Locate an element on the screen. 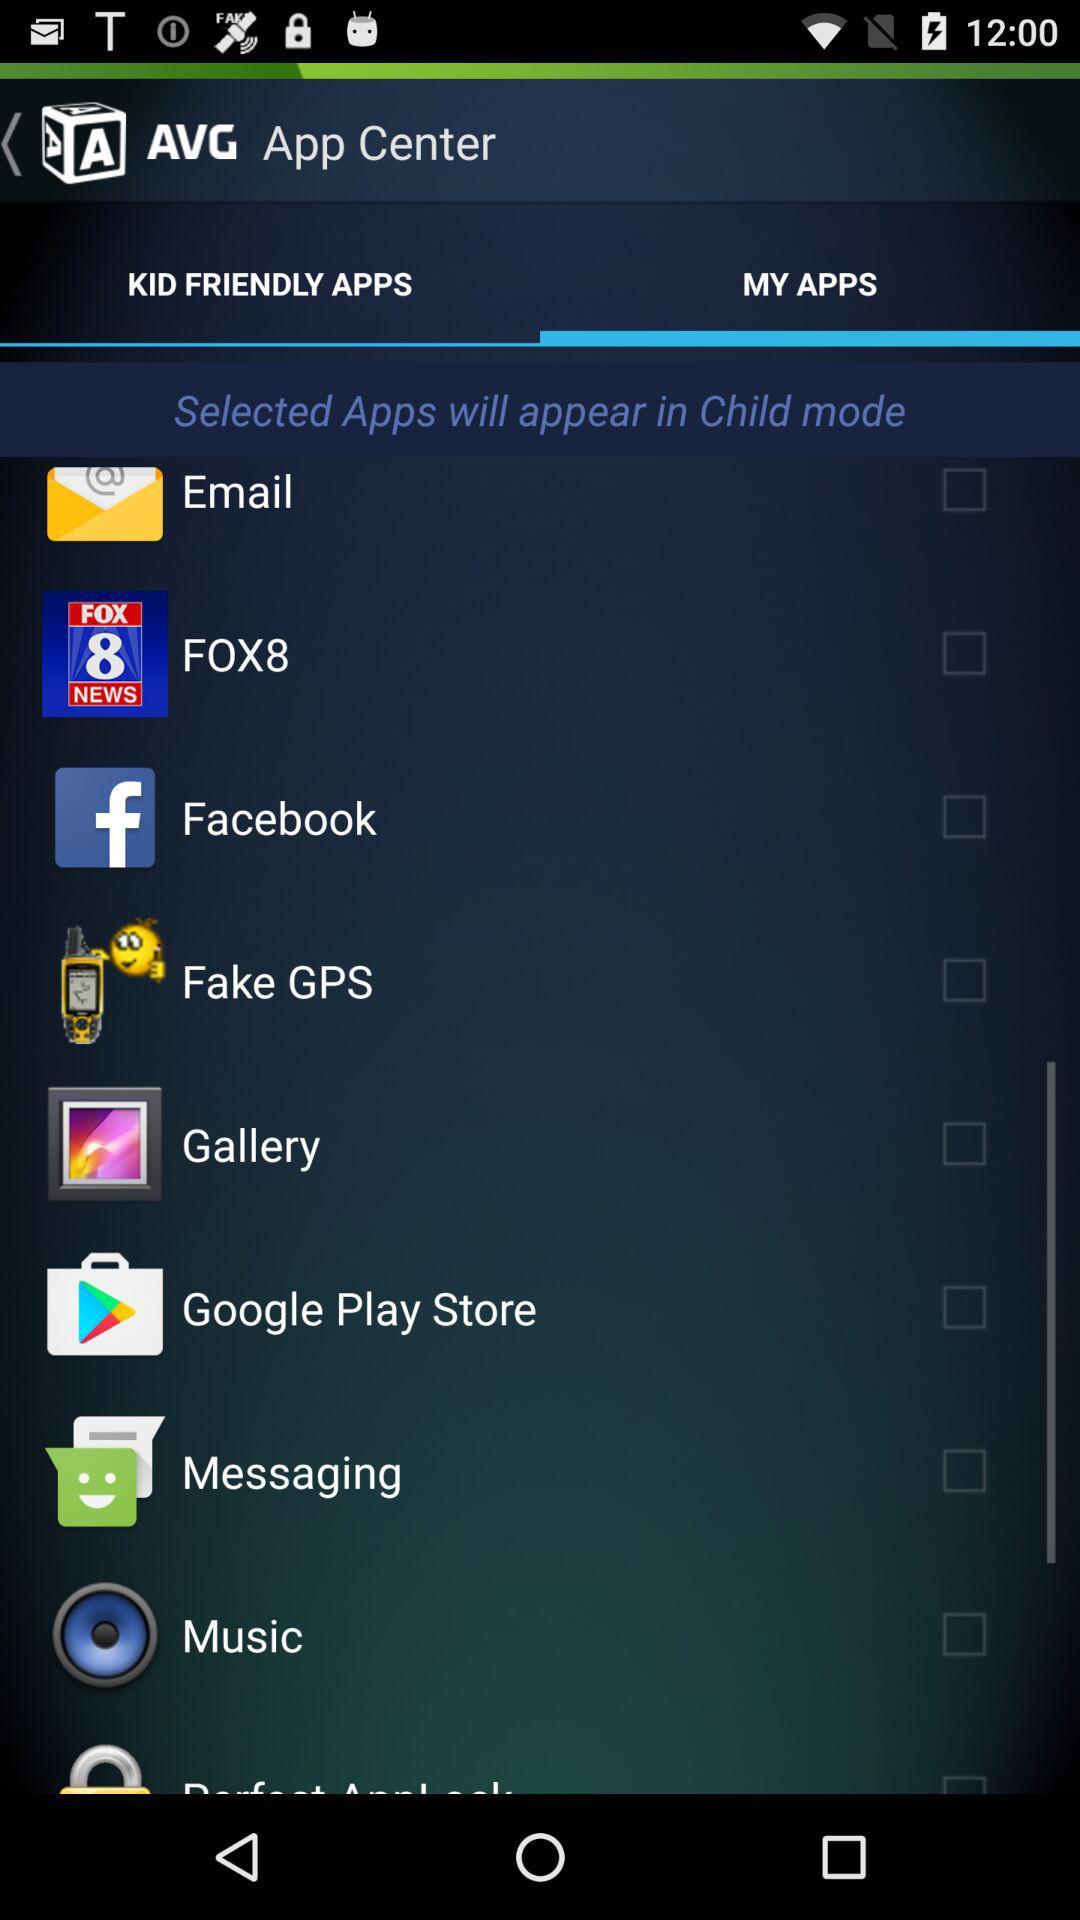  selection is located at coordinates (993, 817).